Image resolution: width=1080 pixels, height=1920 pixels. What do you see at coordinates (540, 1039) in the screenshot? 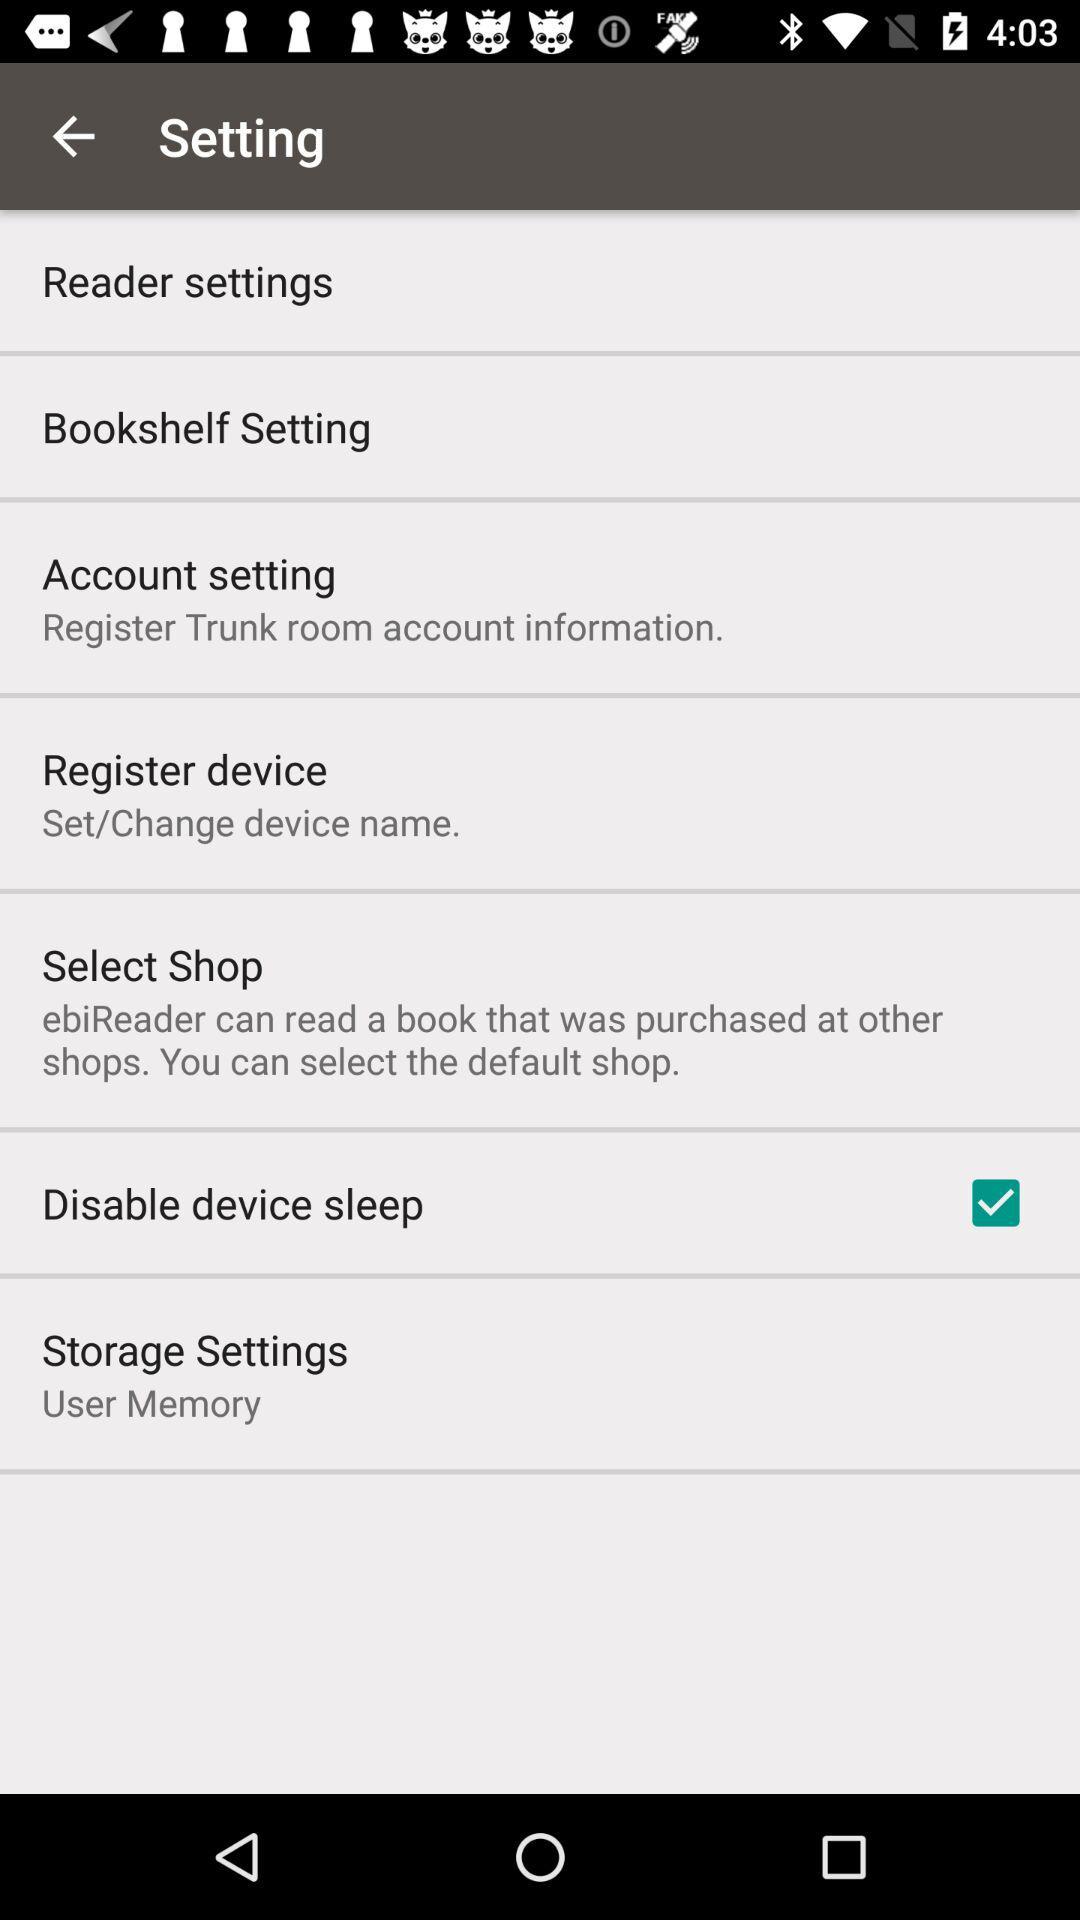
I see `item at the center` at bounding box center [540, 1039].